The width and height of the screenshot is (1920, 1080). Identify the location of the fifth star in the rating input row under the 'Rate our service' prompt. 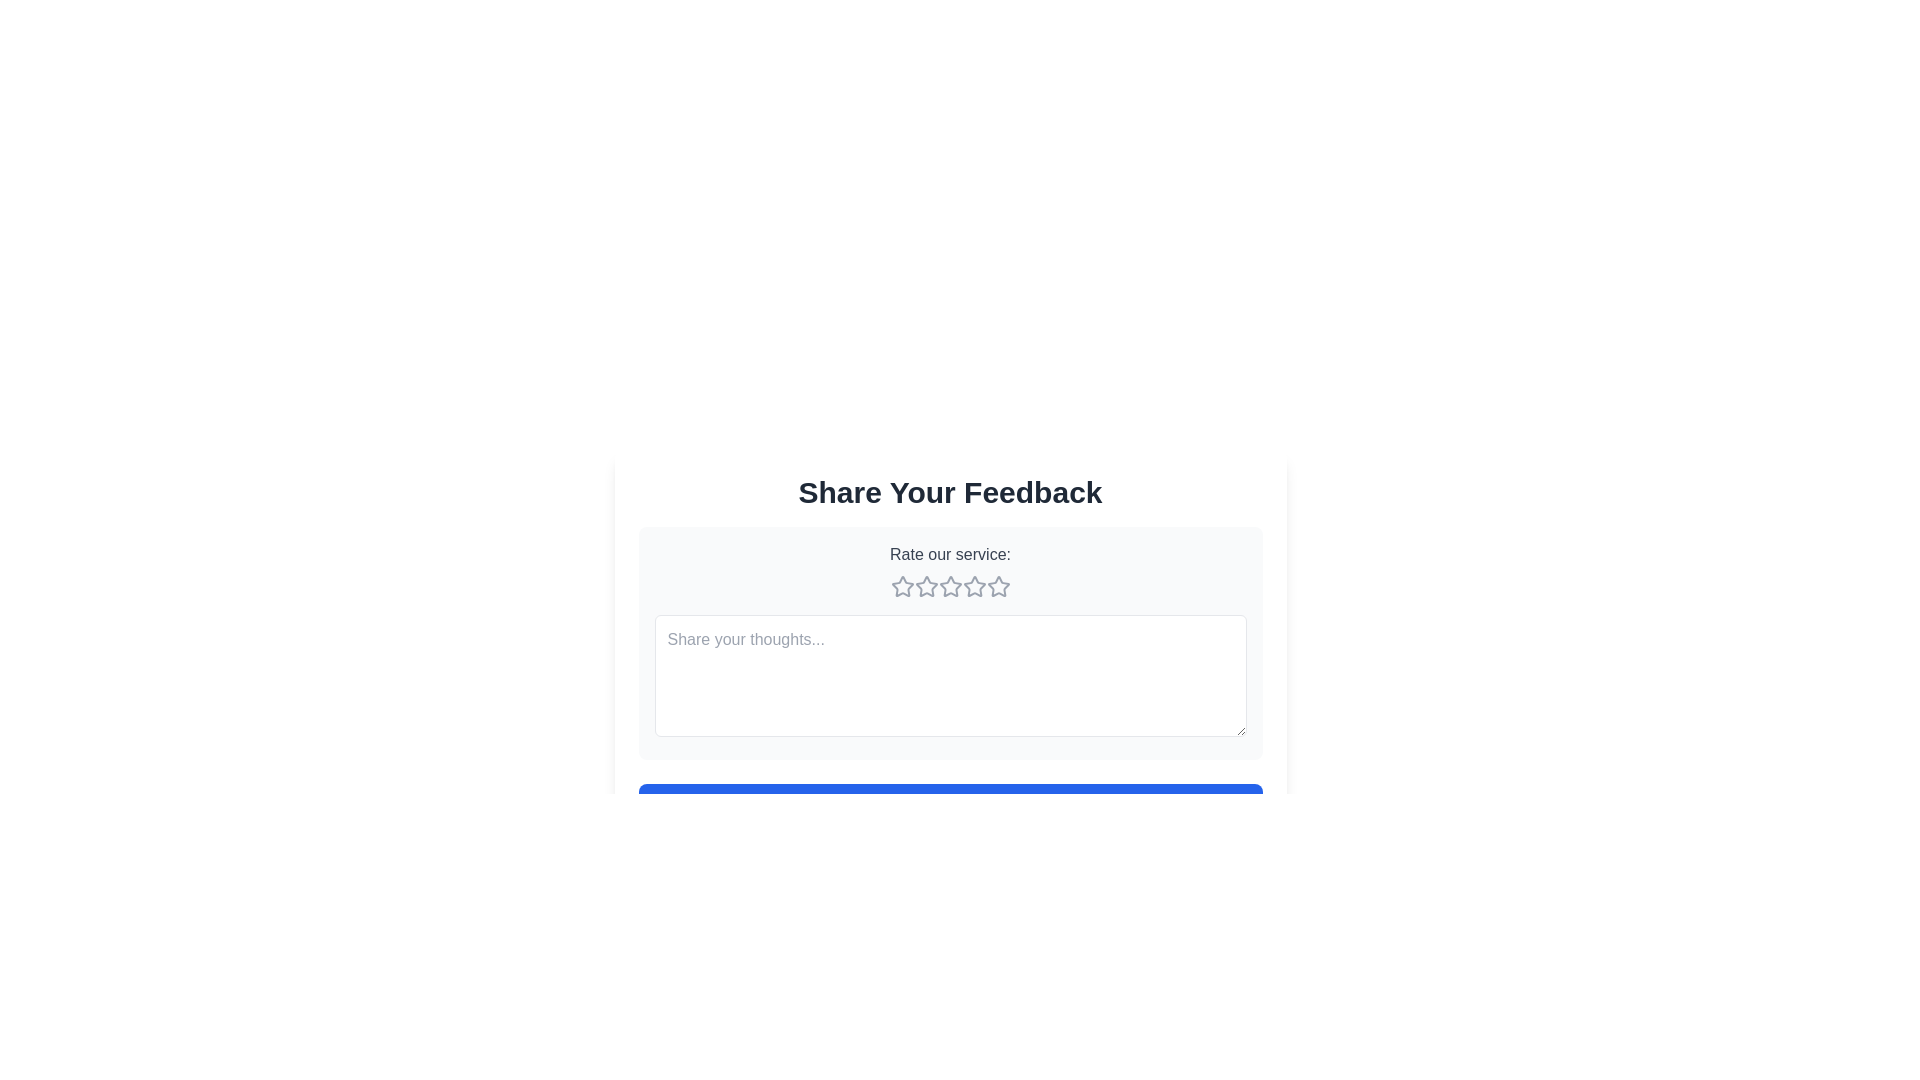
(998, 585).